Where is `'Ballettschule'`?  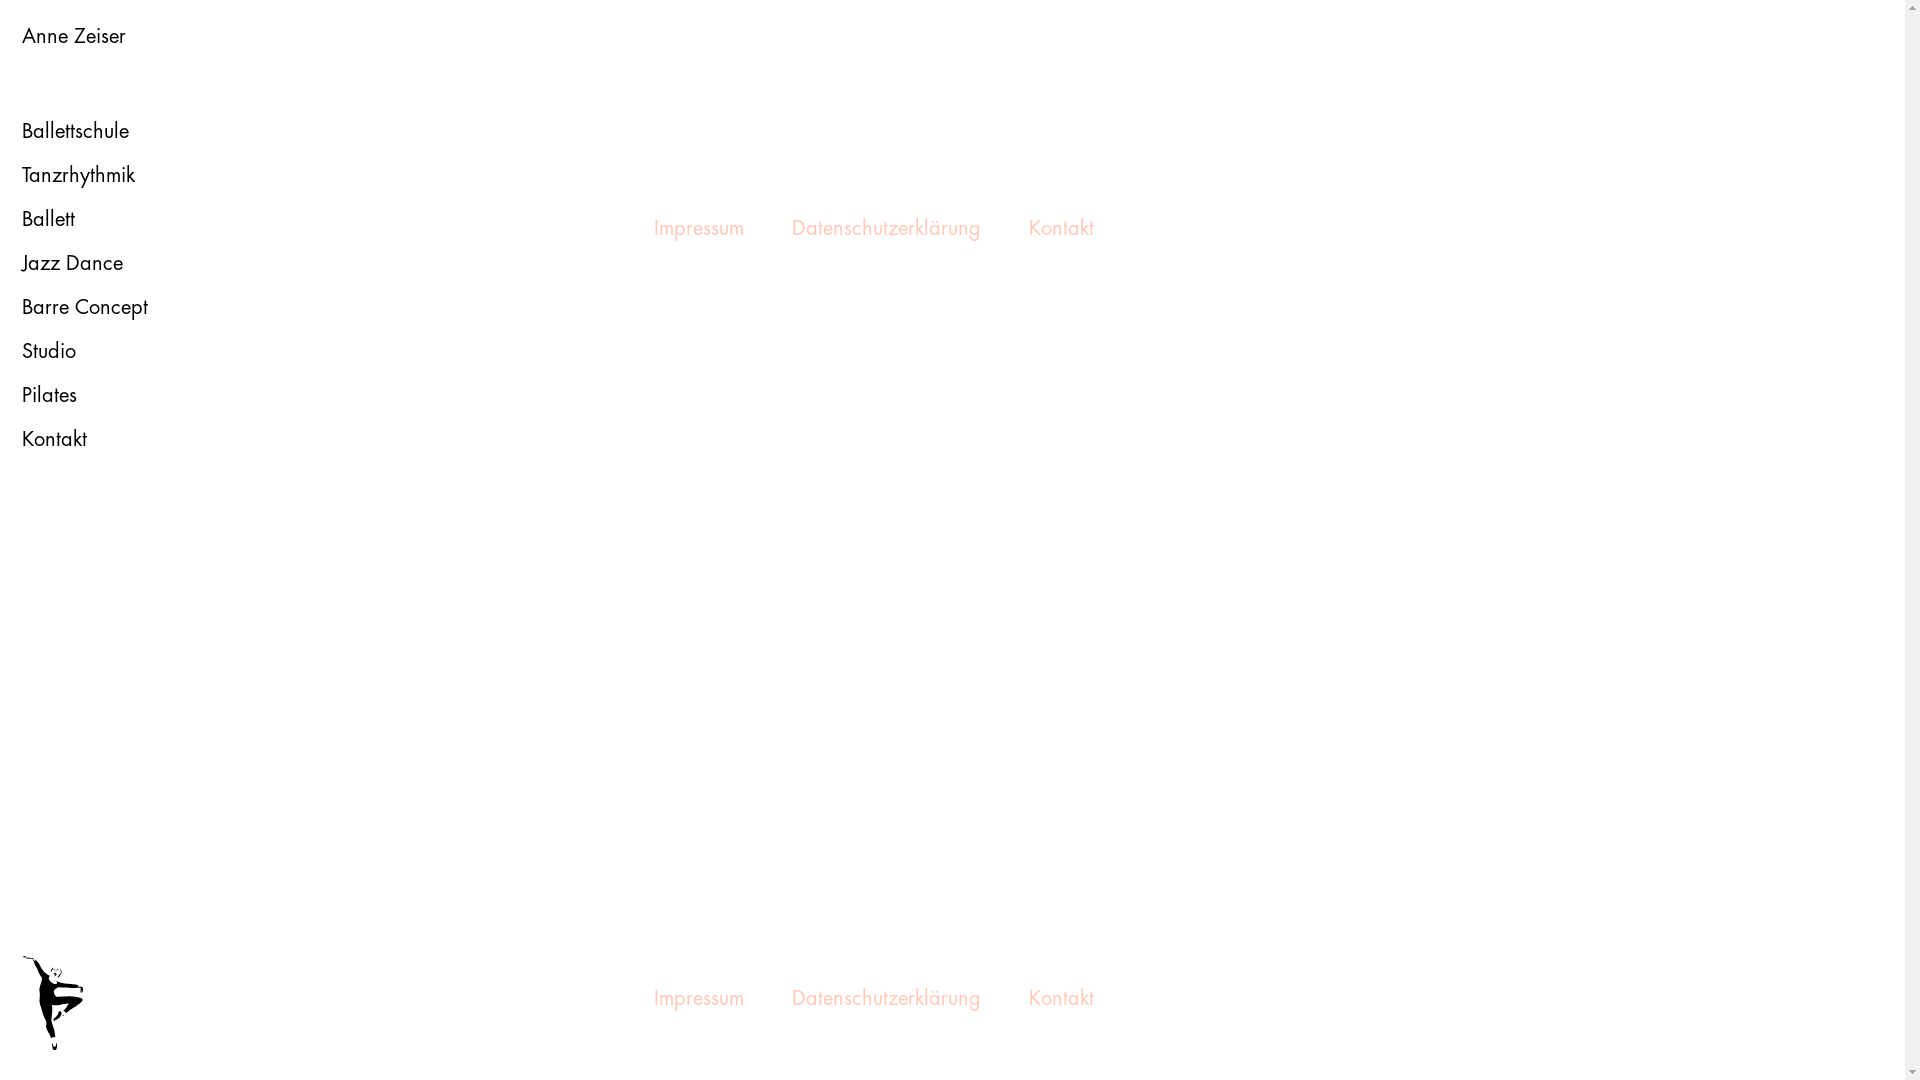
'Ballettschule' is located at coordinates (75, 131).